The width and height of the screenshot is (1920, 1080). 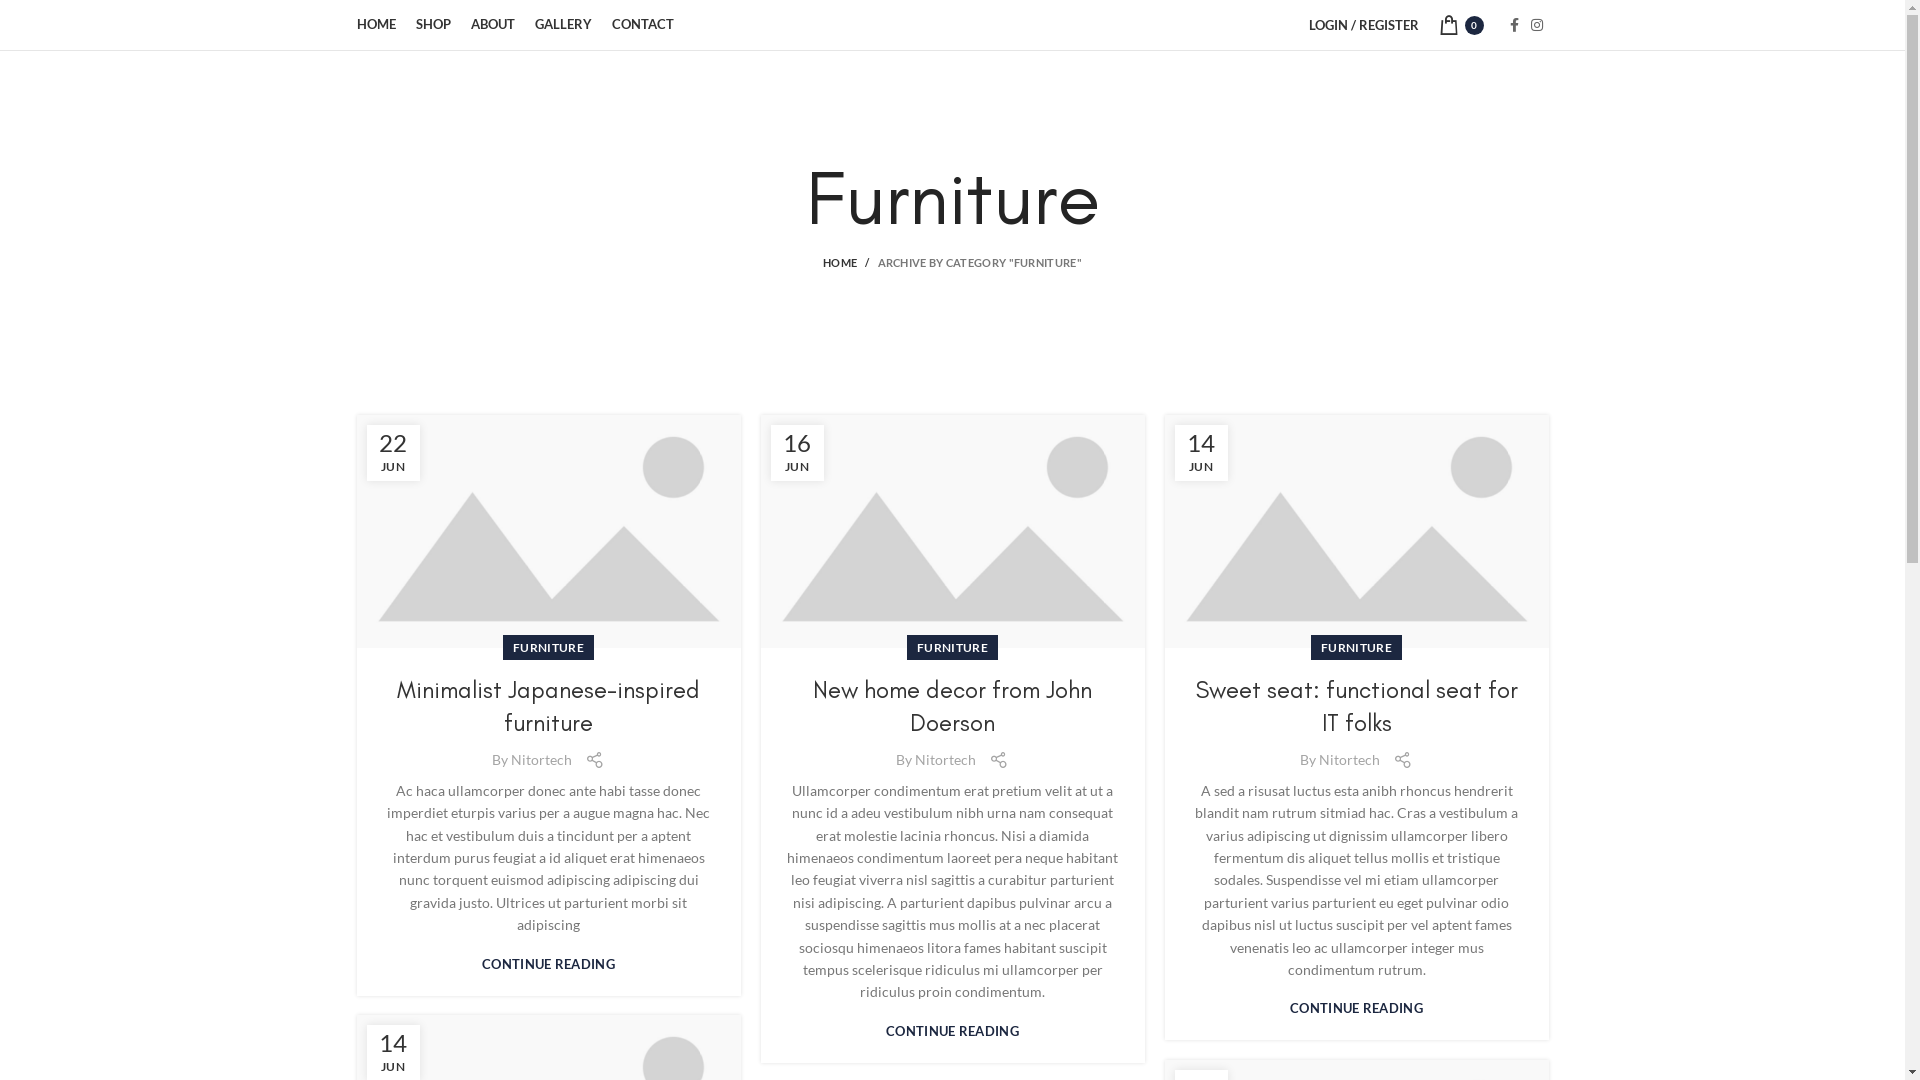 I want to click on 'GALLERY', so click(x=561, y=24).